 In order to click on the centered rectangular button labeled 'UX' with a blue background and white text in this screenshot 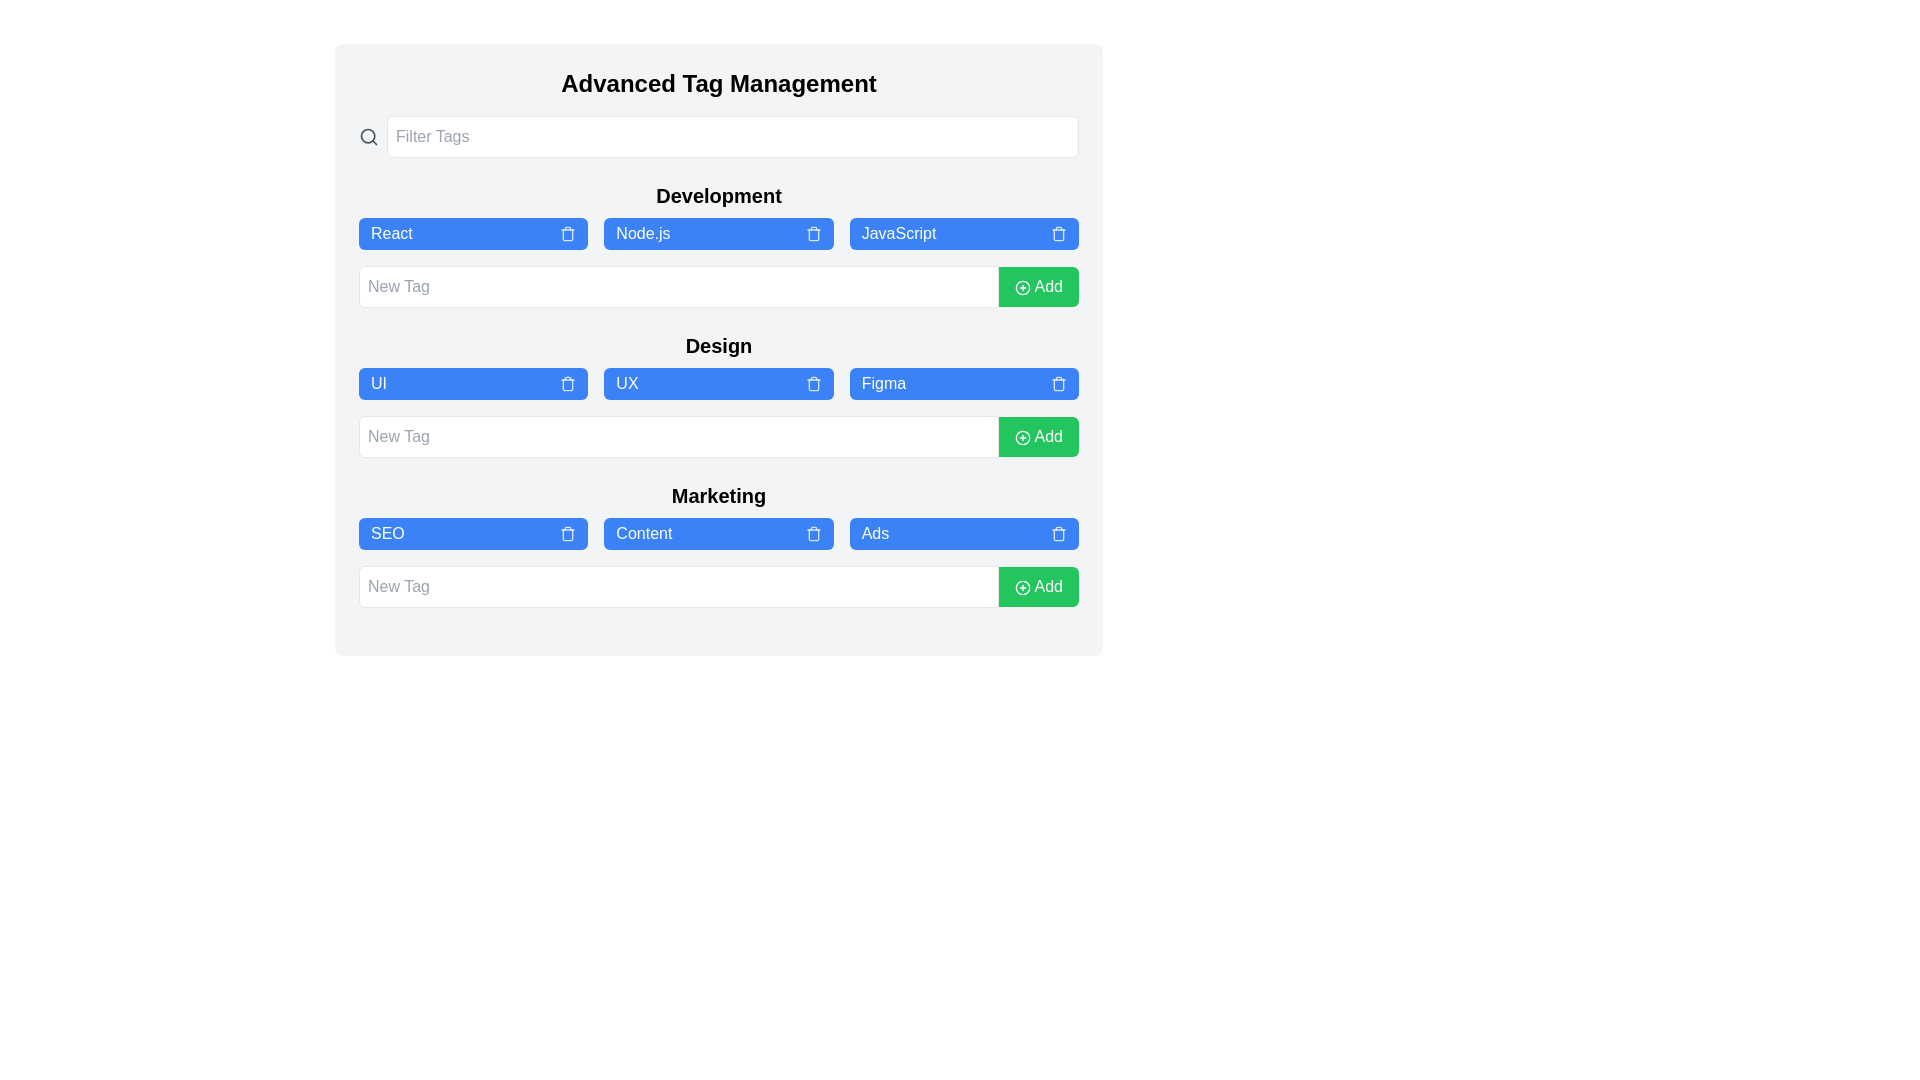, I will do `click(719, 394)`.